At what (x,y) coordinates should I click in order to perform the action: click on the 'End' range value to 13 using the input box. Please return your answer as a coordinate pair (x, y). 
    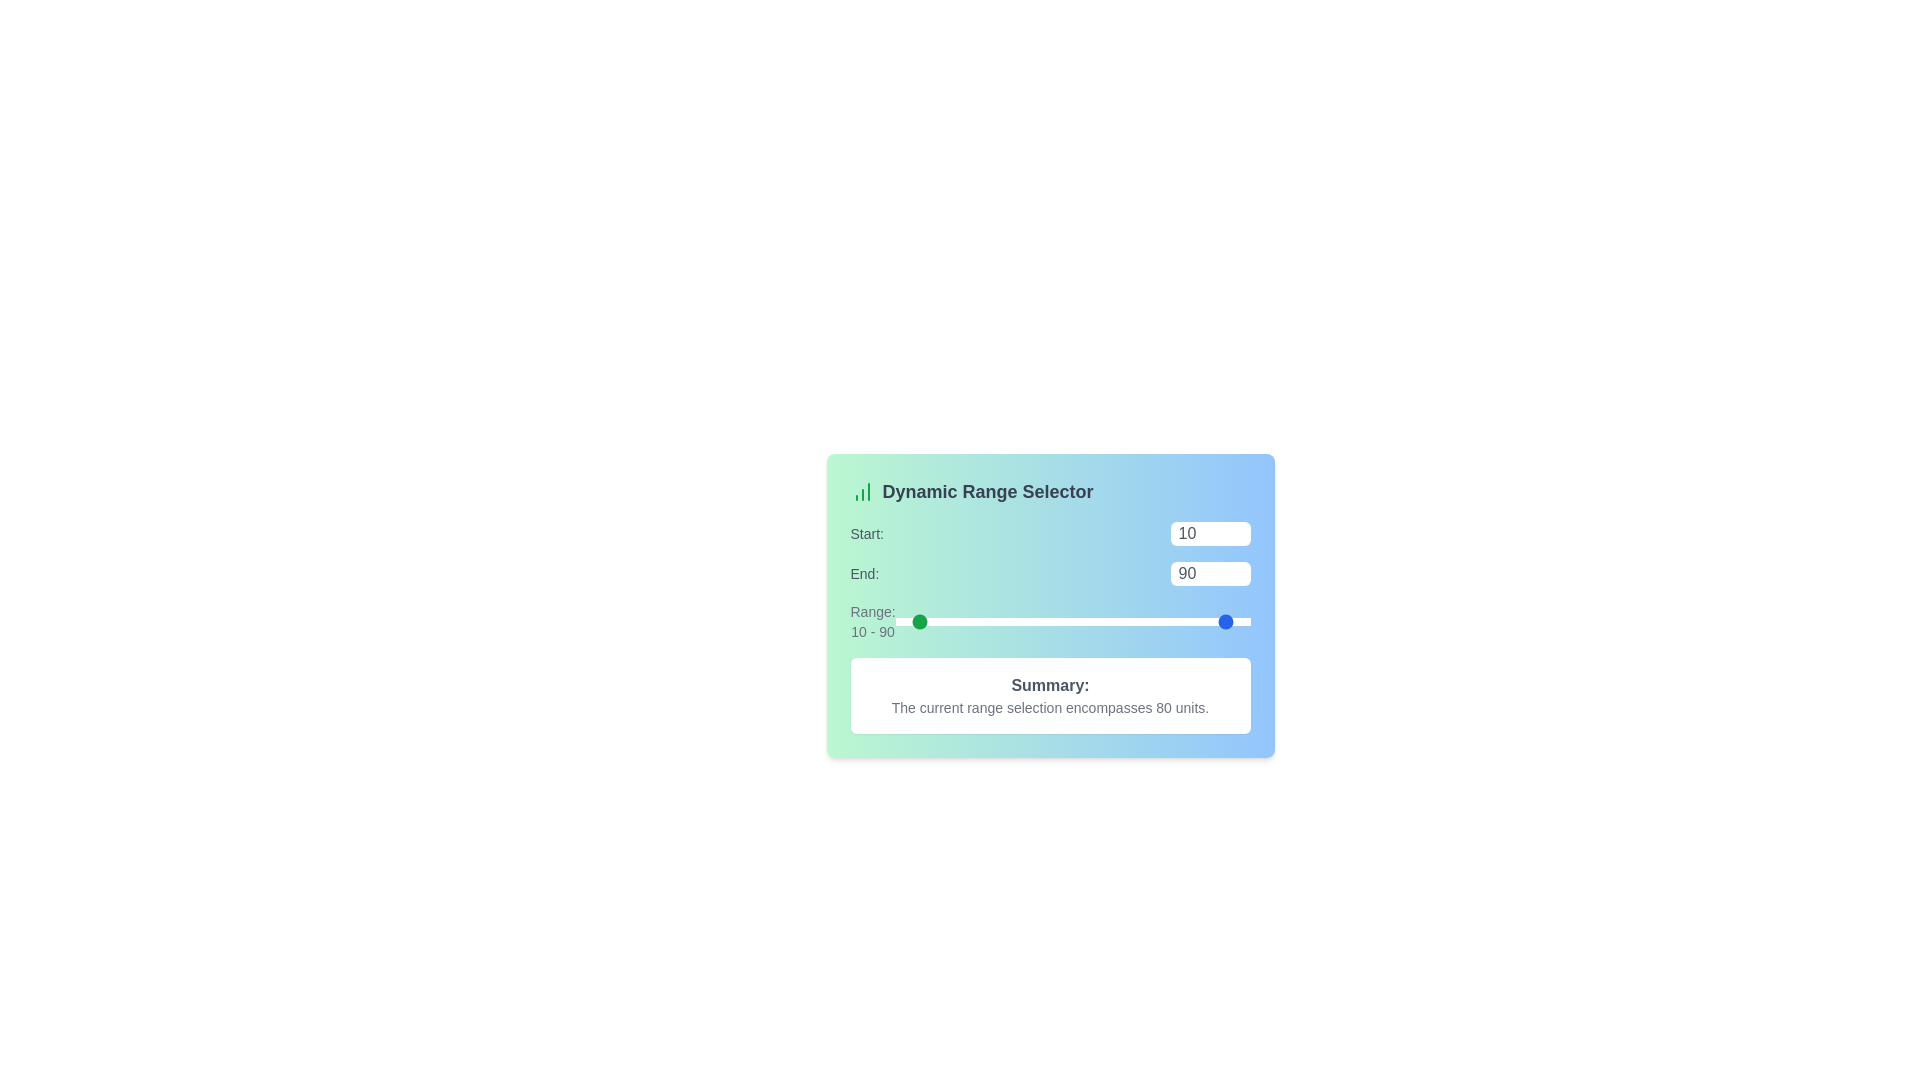
    Looking at the image, I should click on (1209, 574).